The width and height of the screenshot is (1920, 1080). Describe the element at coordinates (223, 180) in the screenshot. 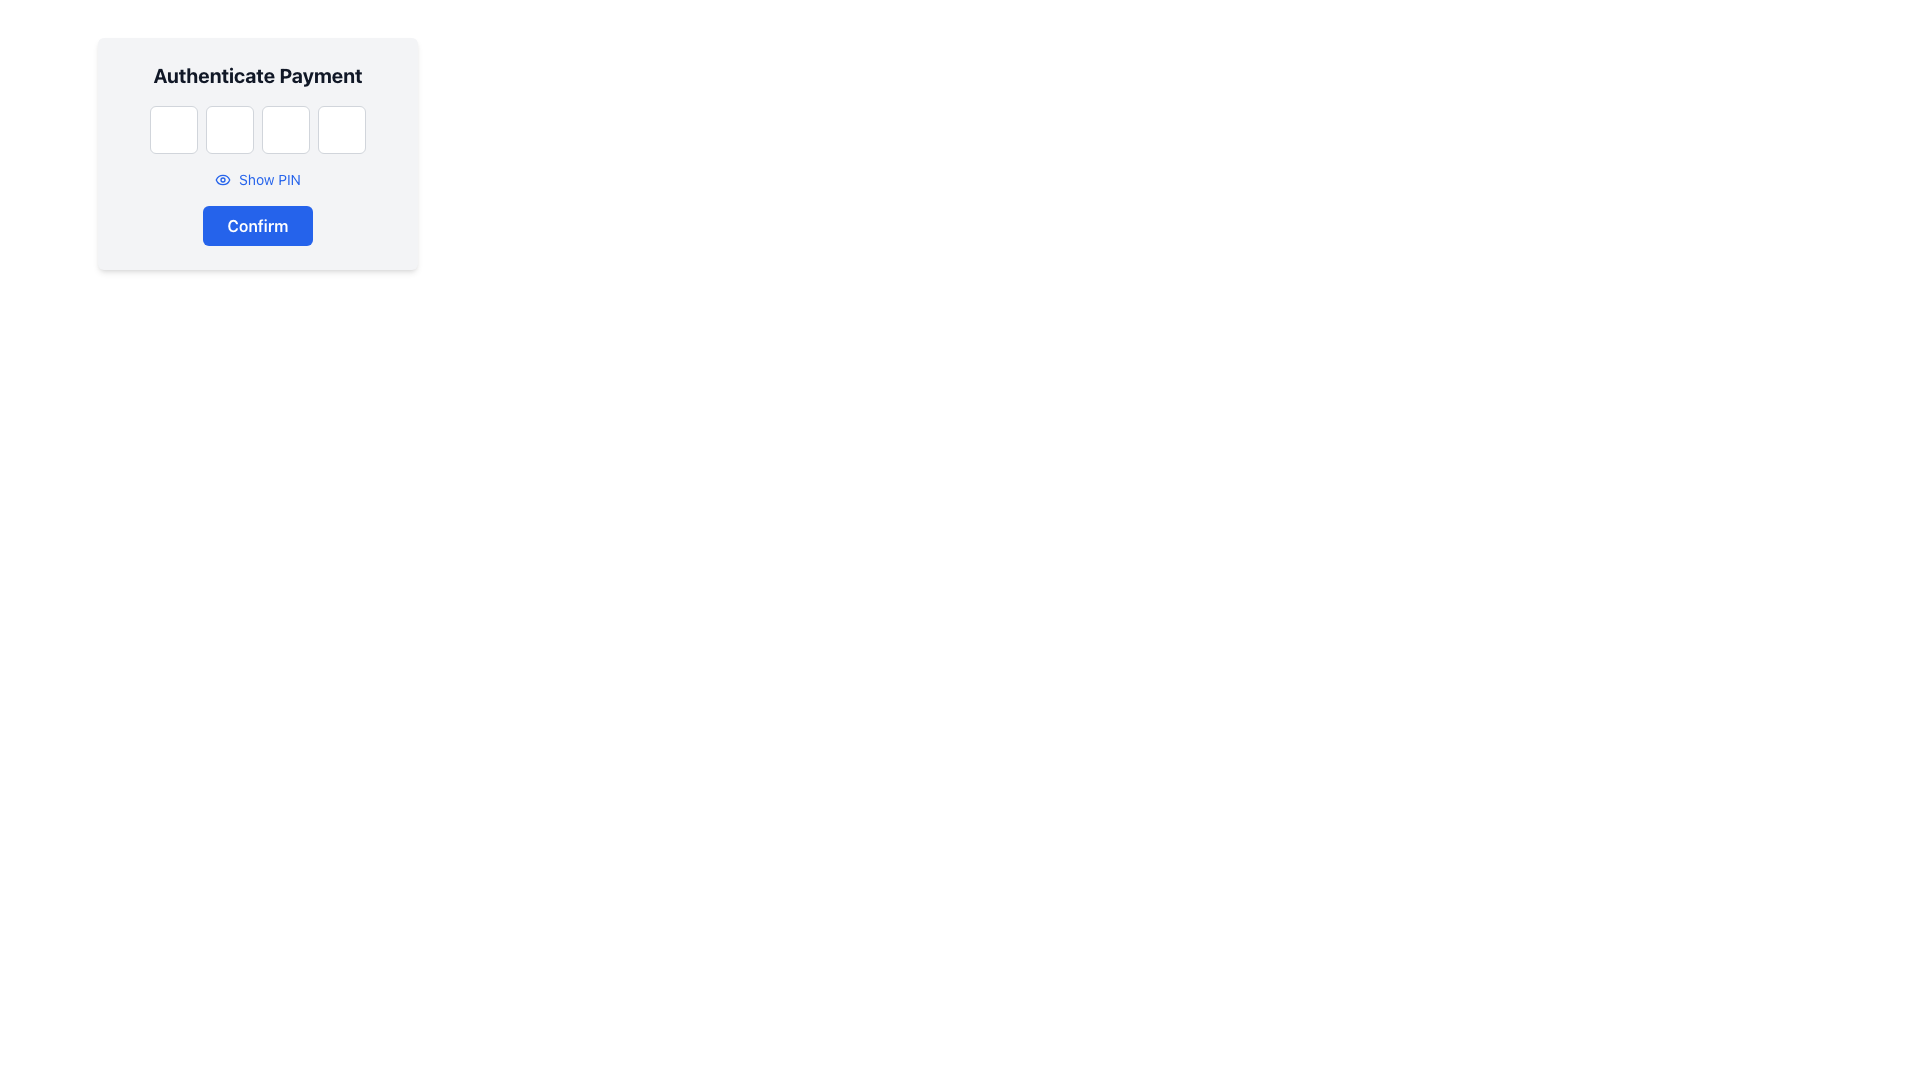

I see `the eye-shaped SVG graphic icon located to the left of the 'Show PIN' text in the authentication box interface` at that location.